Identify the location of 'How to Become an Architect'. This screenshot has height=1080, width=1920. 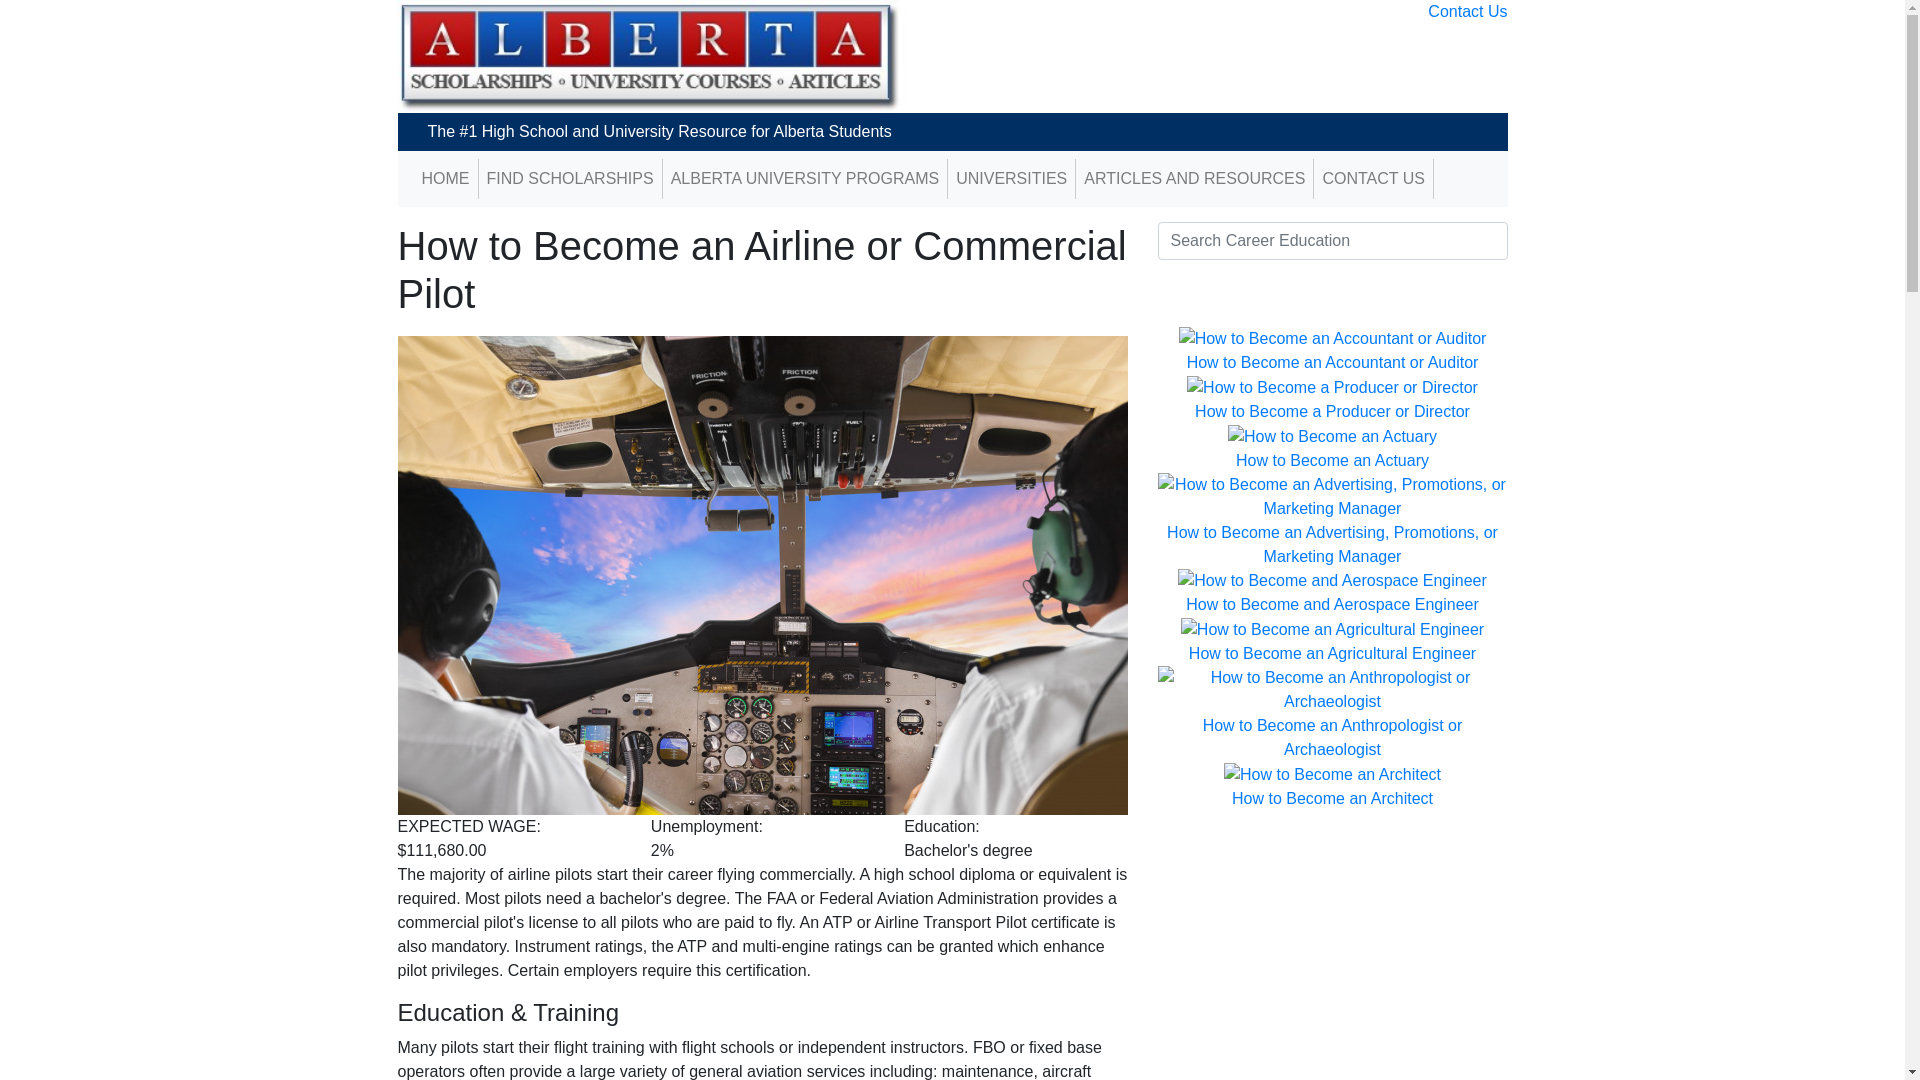
(1231, 797).